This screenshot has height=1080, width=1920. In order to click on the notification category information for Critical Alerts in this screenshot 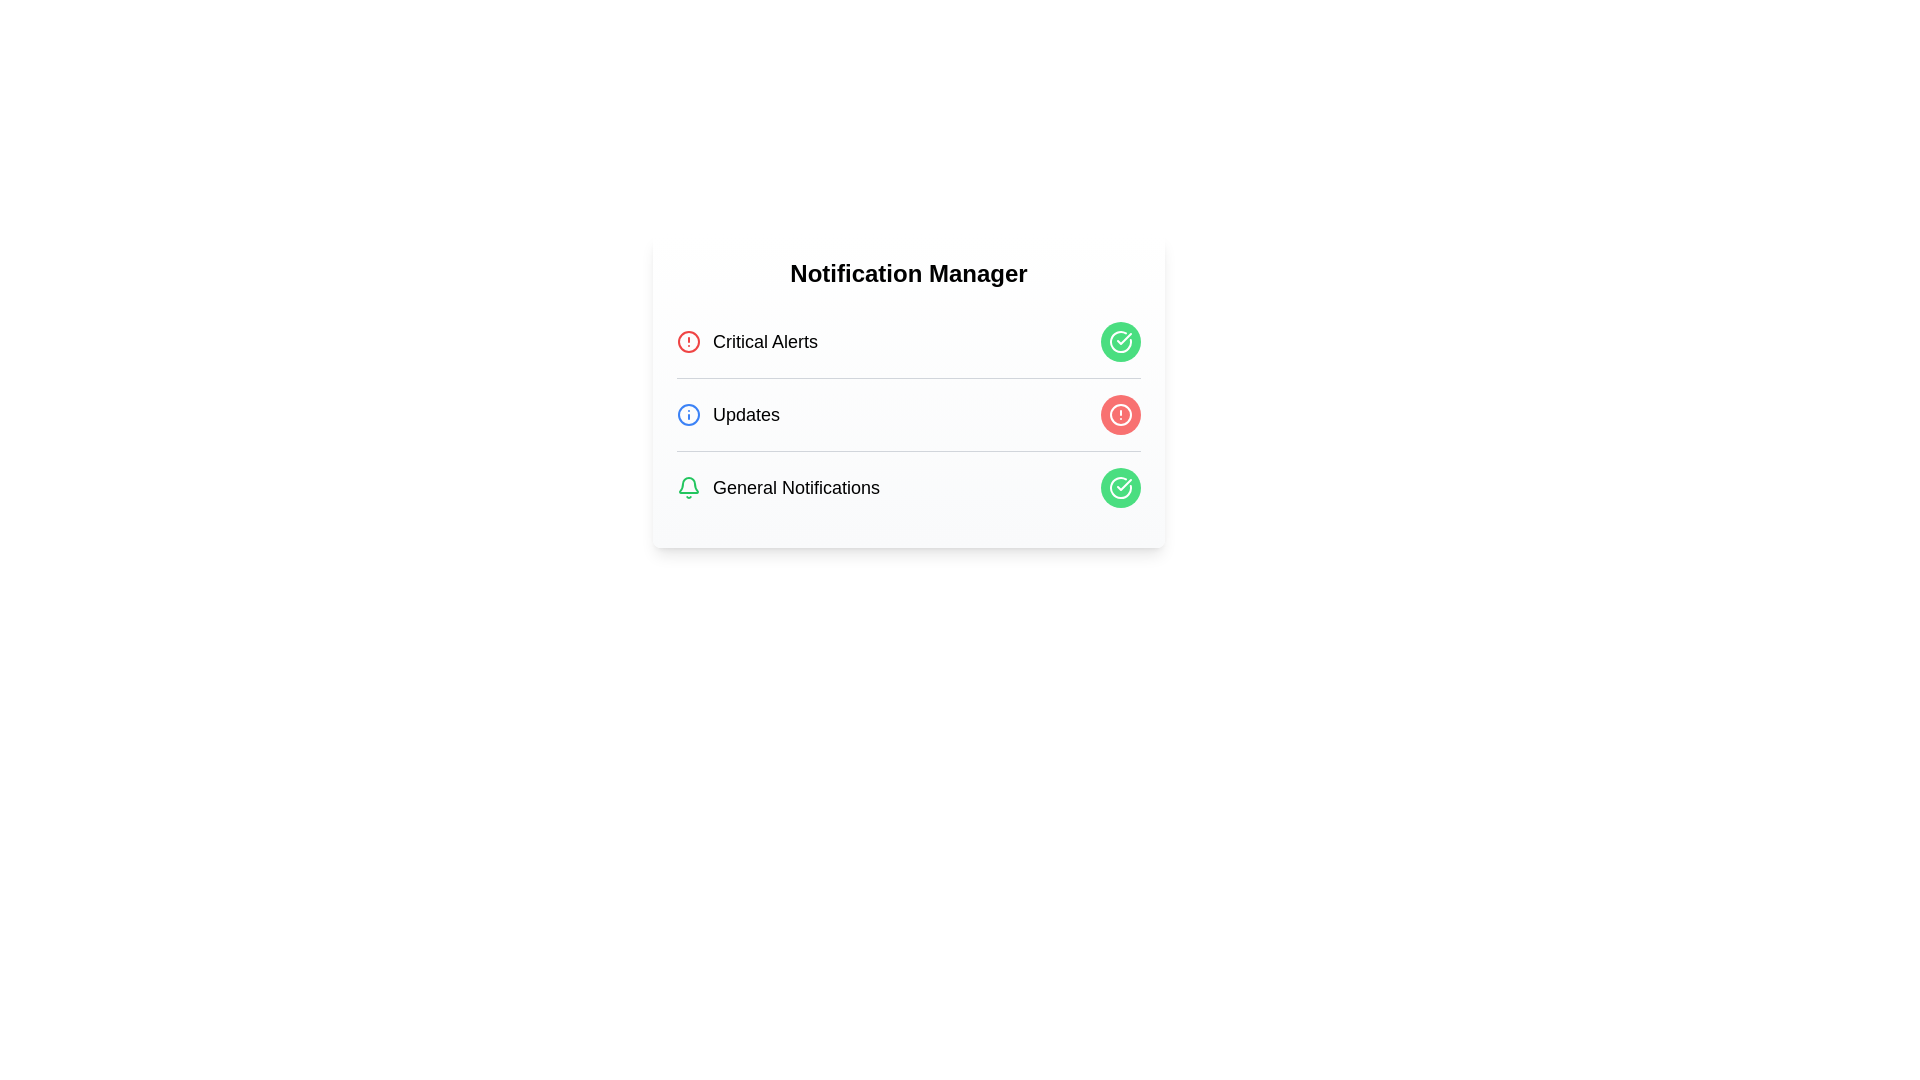, I will do `click(746, 341)`.